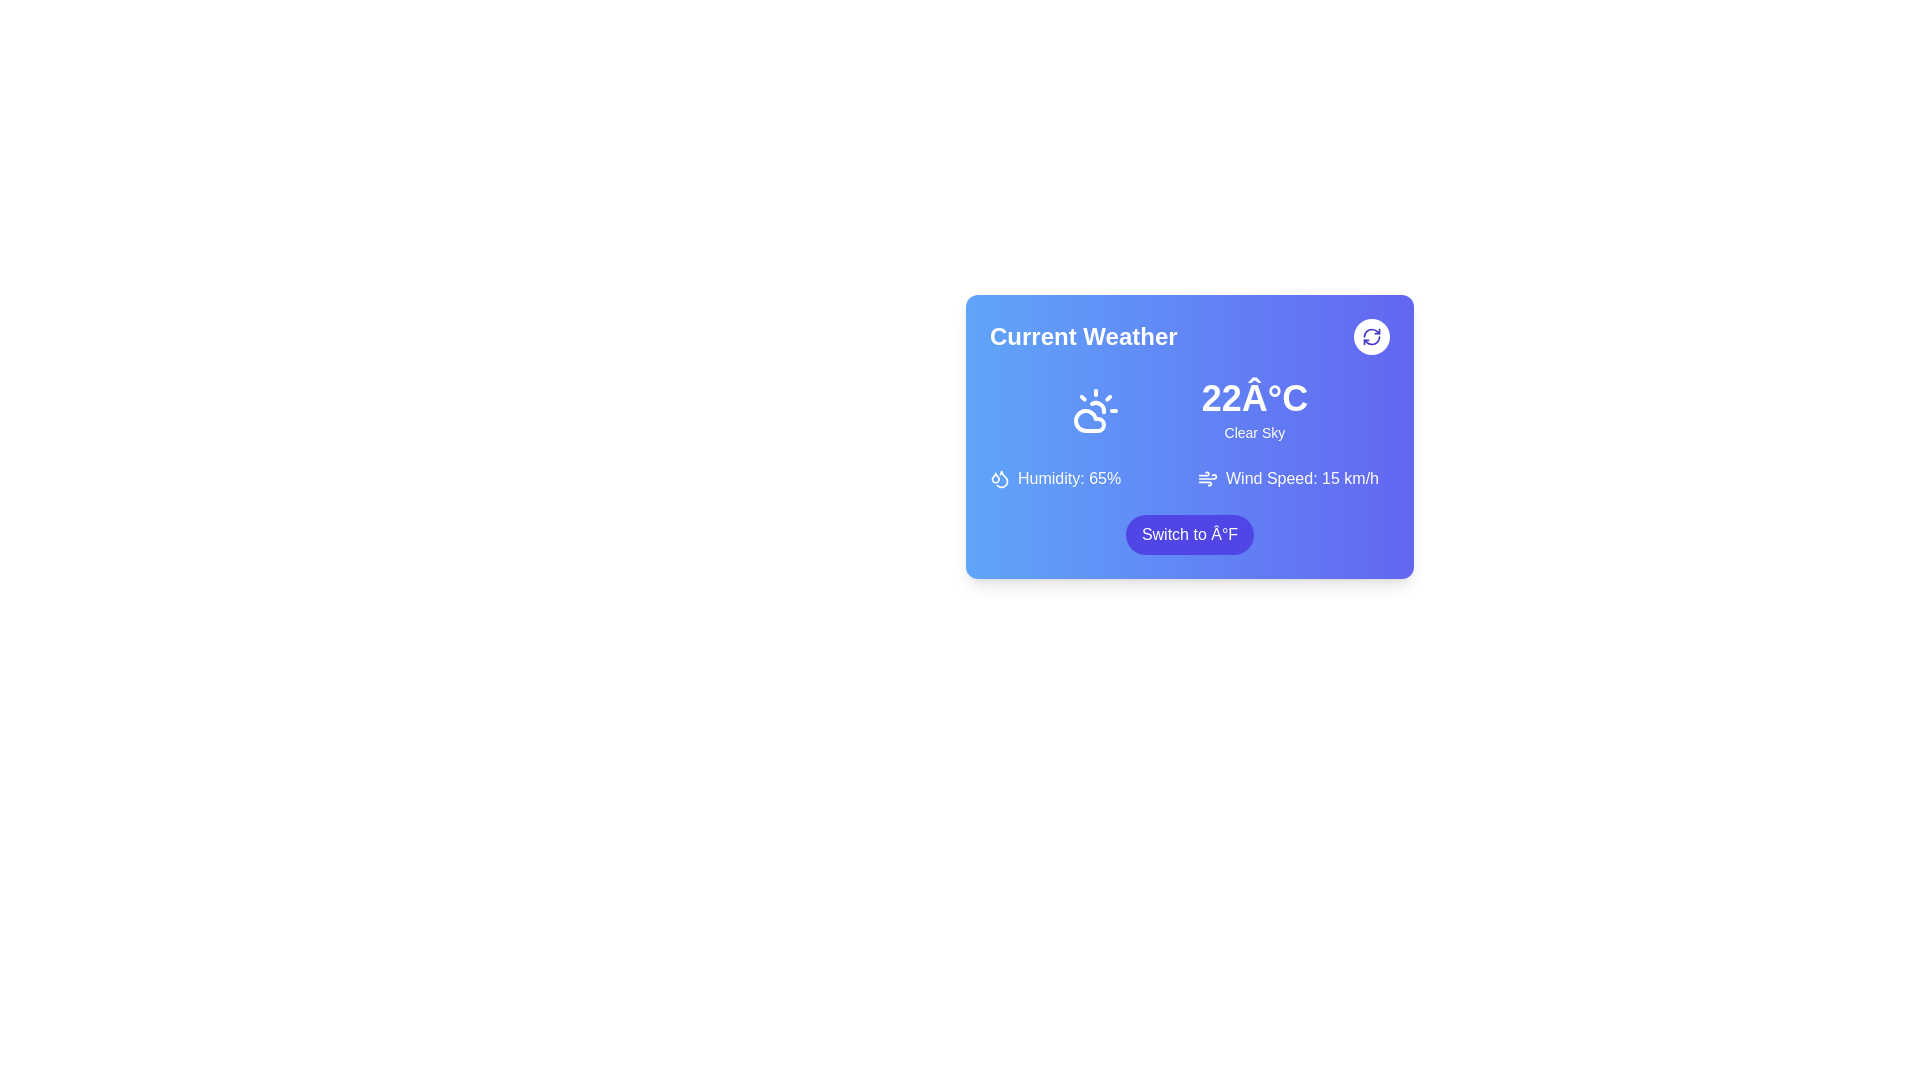  Describe the element at coordinates (1084, 478) in the screenshot. I see `the 'Humidity: 65%' text and droplet icon in the weather widget, which is styled in white on a blue gradient background` at that location.